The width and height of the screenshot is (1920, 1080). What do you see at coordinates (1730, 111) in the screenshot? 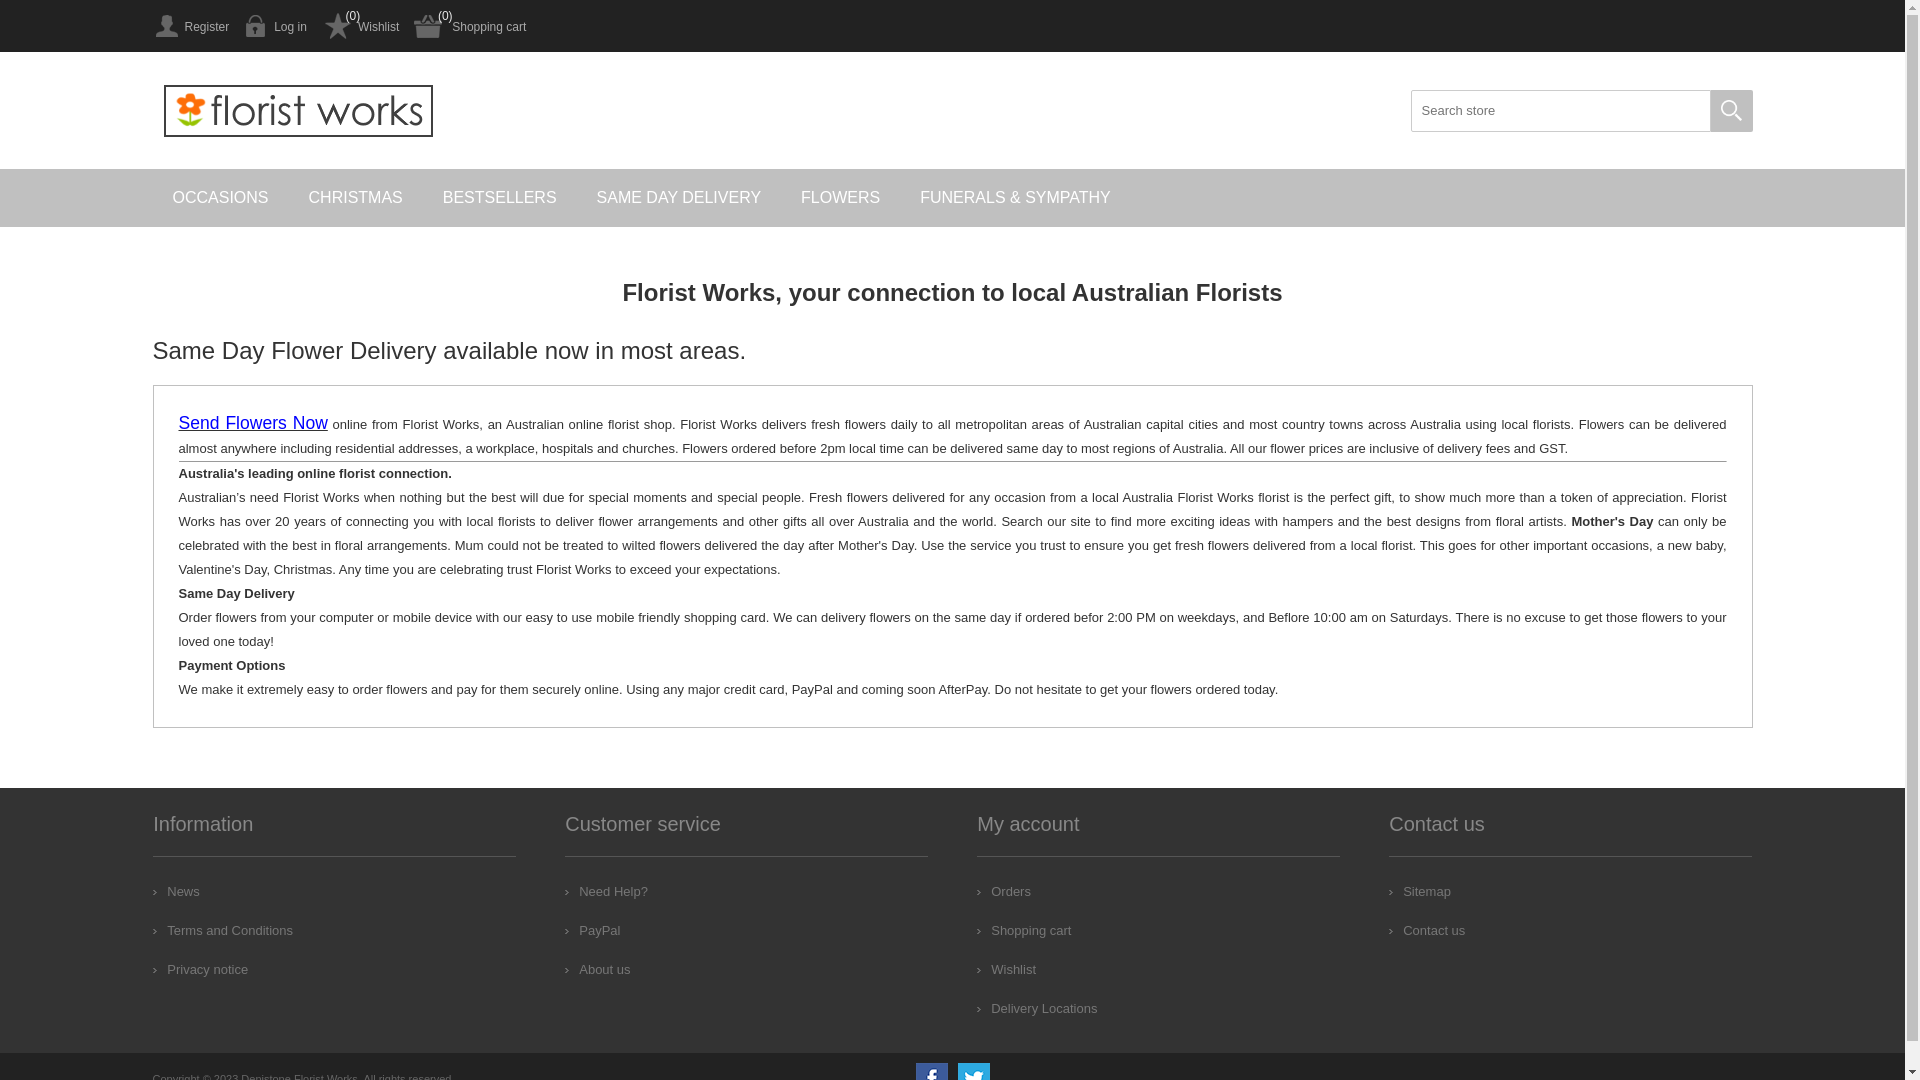
I see `'Search'` at bounding box center [1730, 111].